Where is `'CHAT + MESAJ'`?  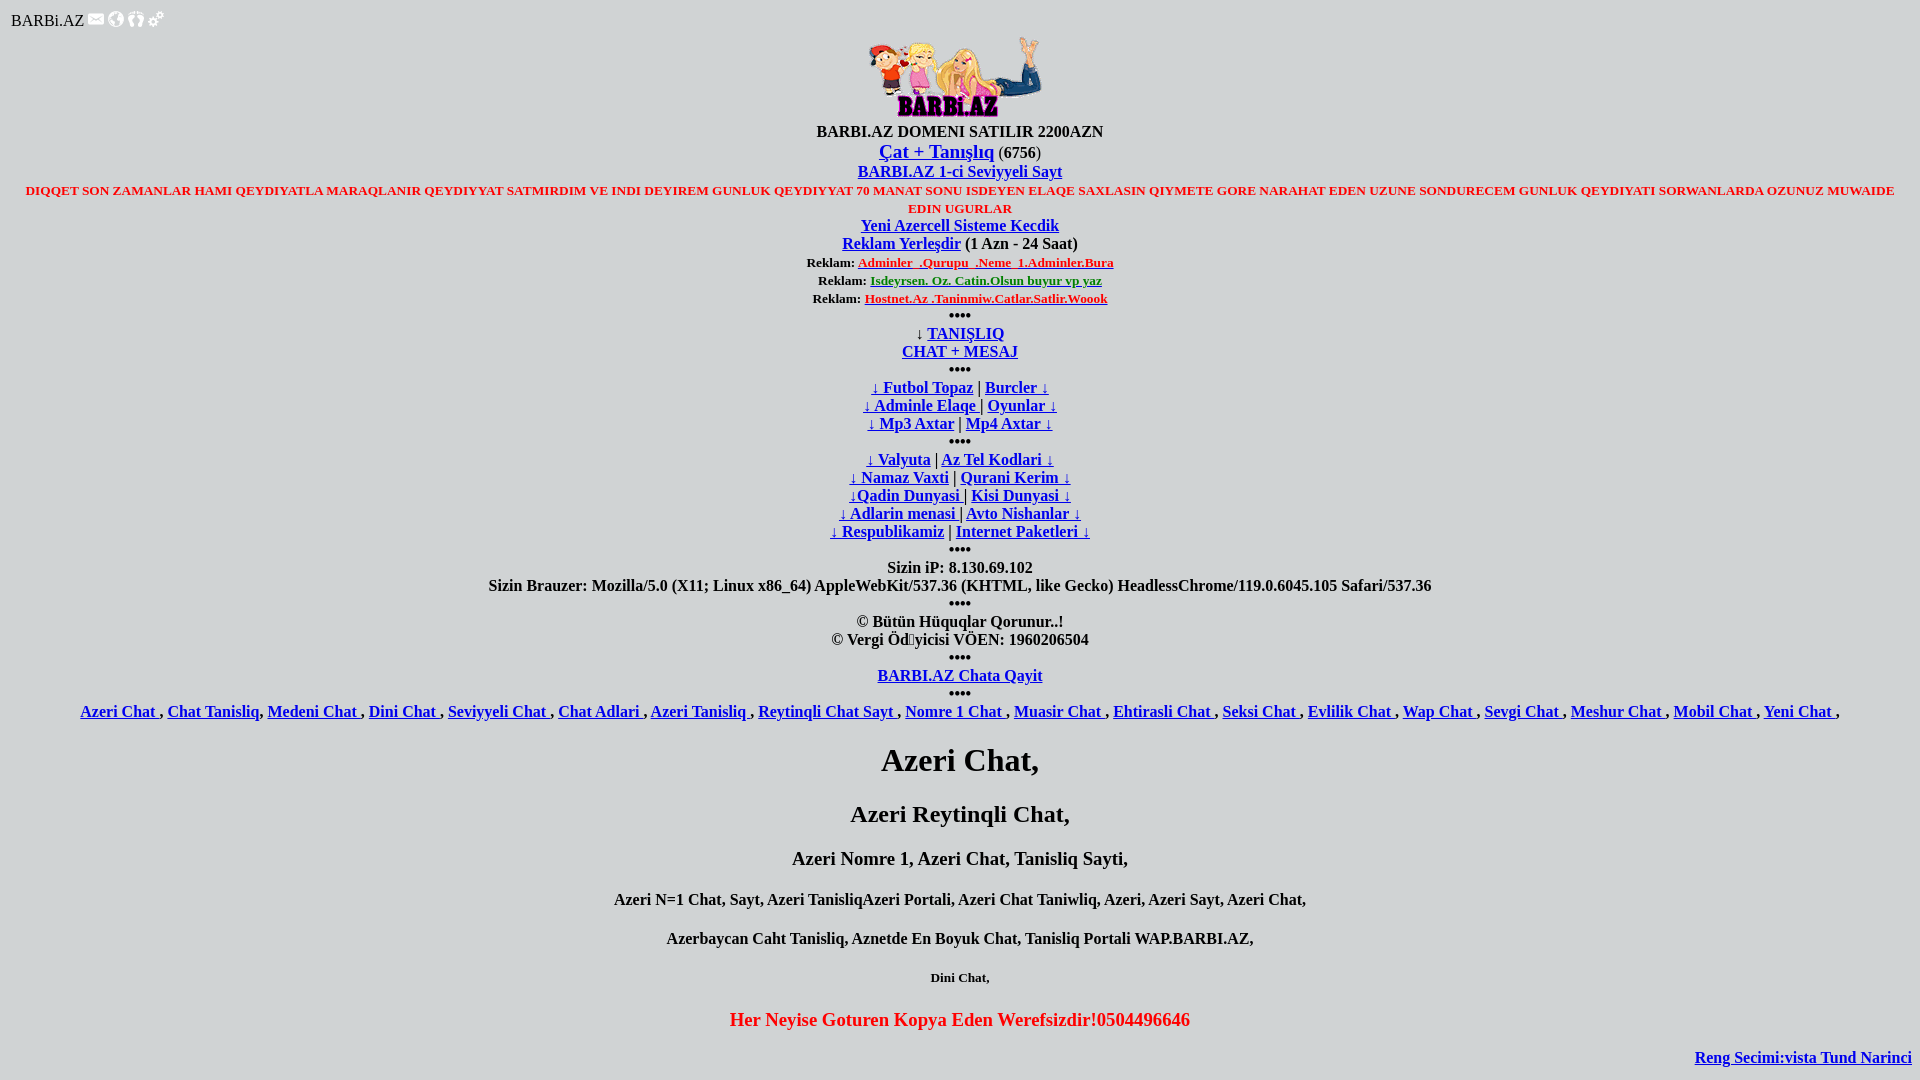 'CHAT + MESAJ' is located at coordinates (960, 350).